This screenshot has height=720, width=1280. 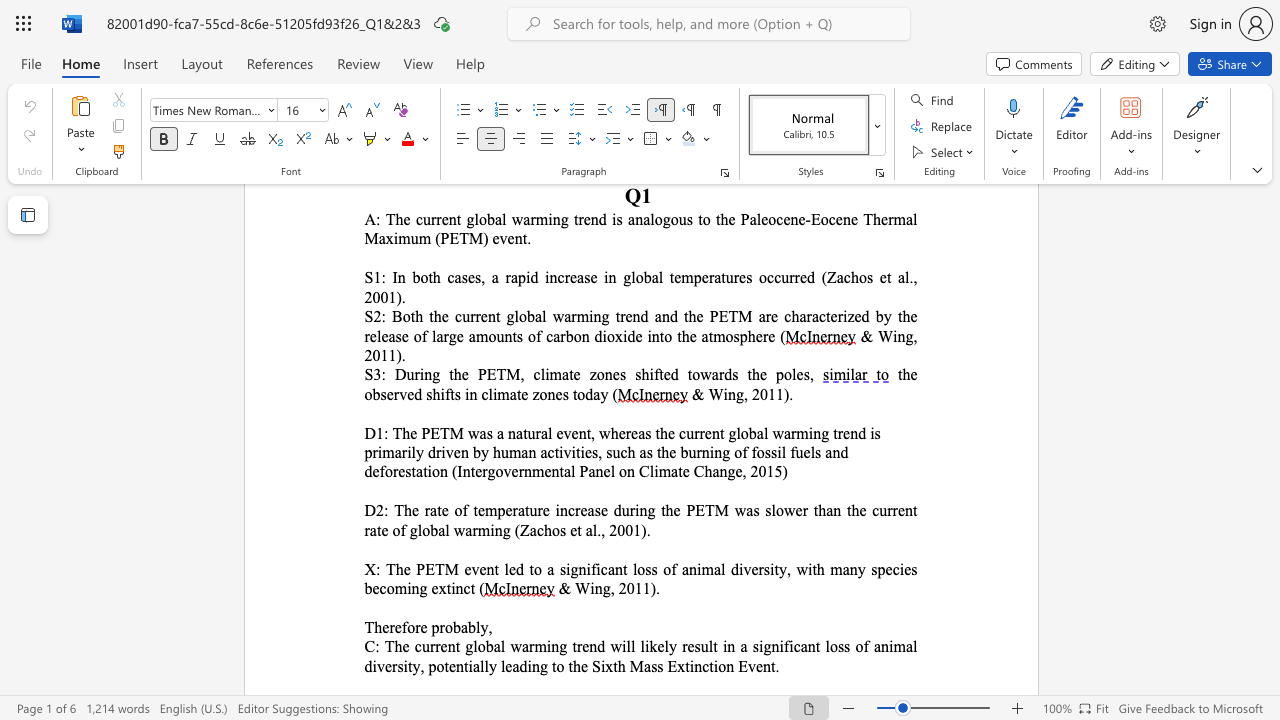 What do you see at coordinates (619, 315) in the screenshot?
I see `the subset text "rend and" within the text "S2: Both the current global warming trend and the"` at bounding box center [619, 315].